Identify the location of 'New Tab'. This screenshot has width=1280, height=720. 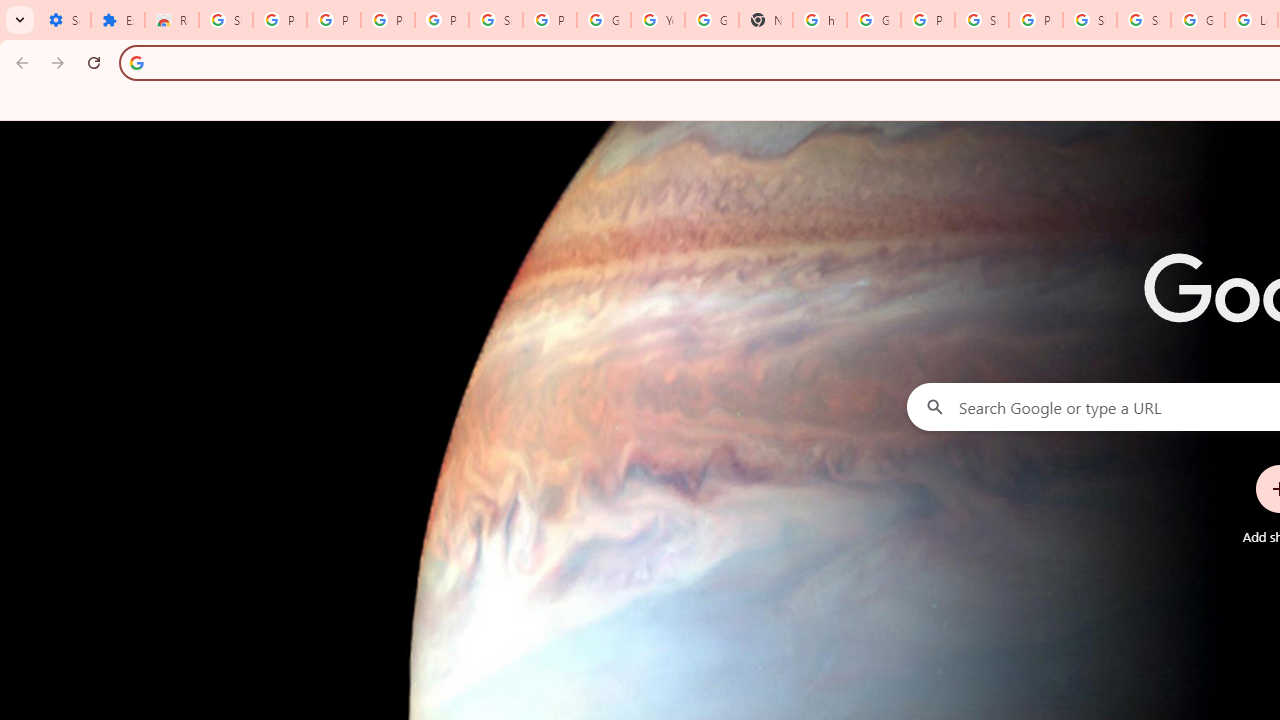
(765, 20).